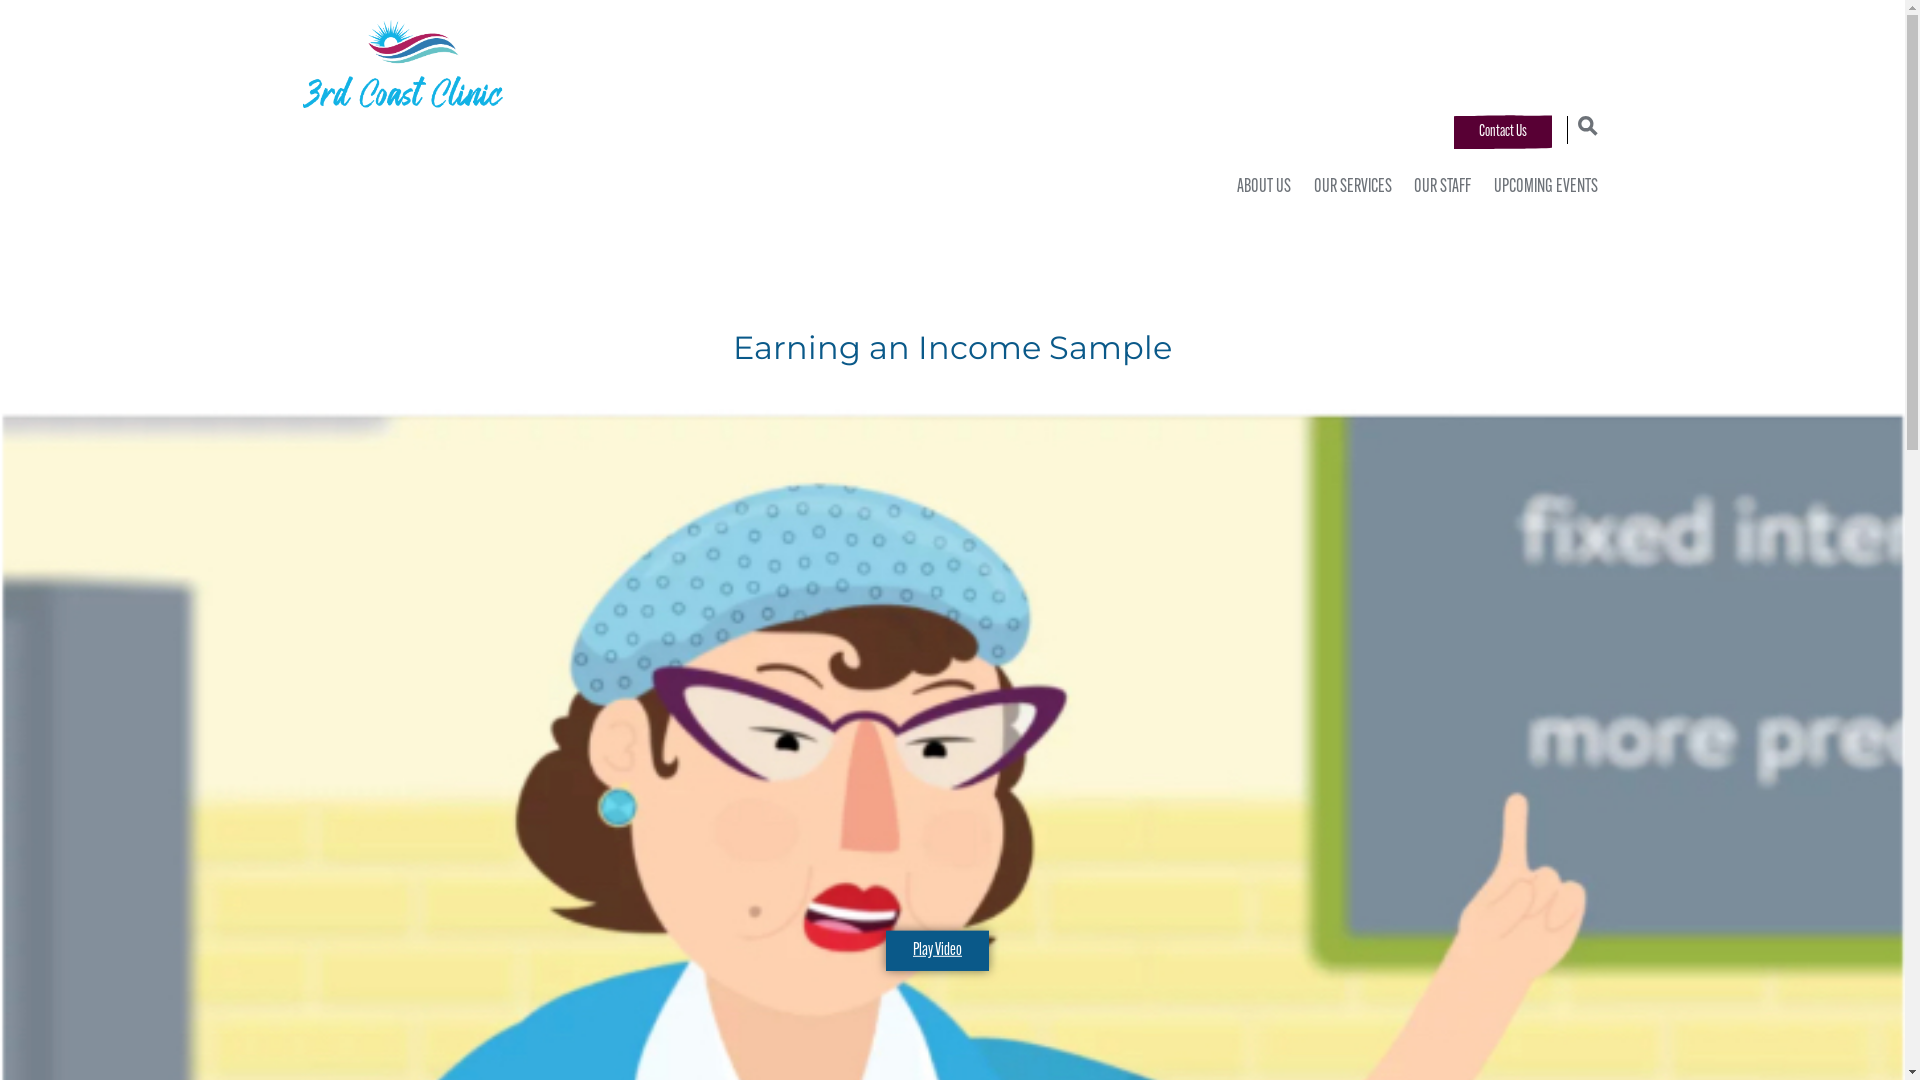  What do you see at coordinates (1258, 188) in the screenshot?
I see `'ABOUT US'` at bounding box center [1258, 188].